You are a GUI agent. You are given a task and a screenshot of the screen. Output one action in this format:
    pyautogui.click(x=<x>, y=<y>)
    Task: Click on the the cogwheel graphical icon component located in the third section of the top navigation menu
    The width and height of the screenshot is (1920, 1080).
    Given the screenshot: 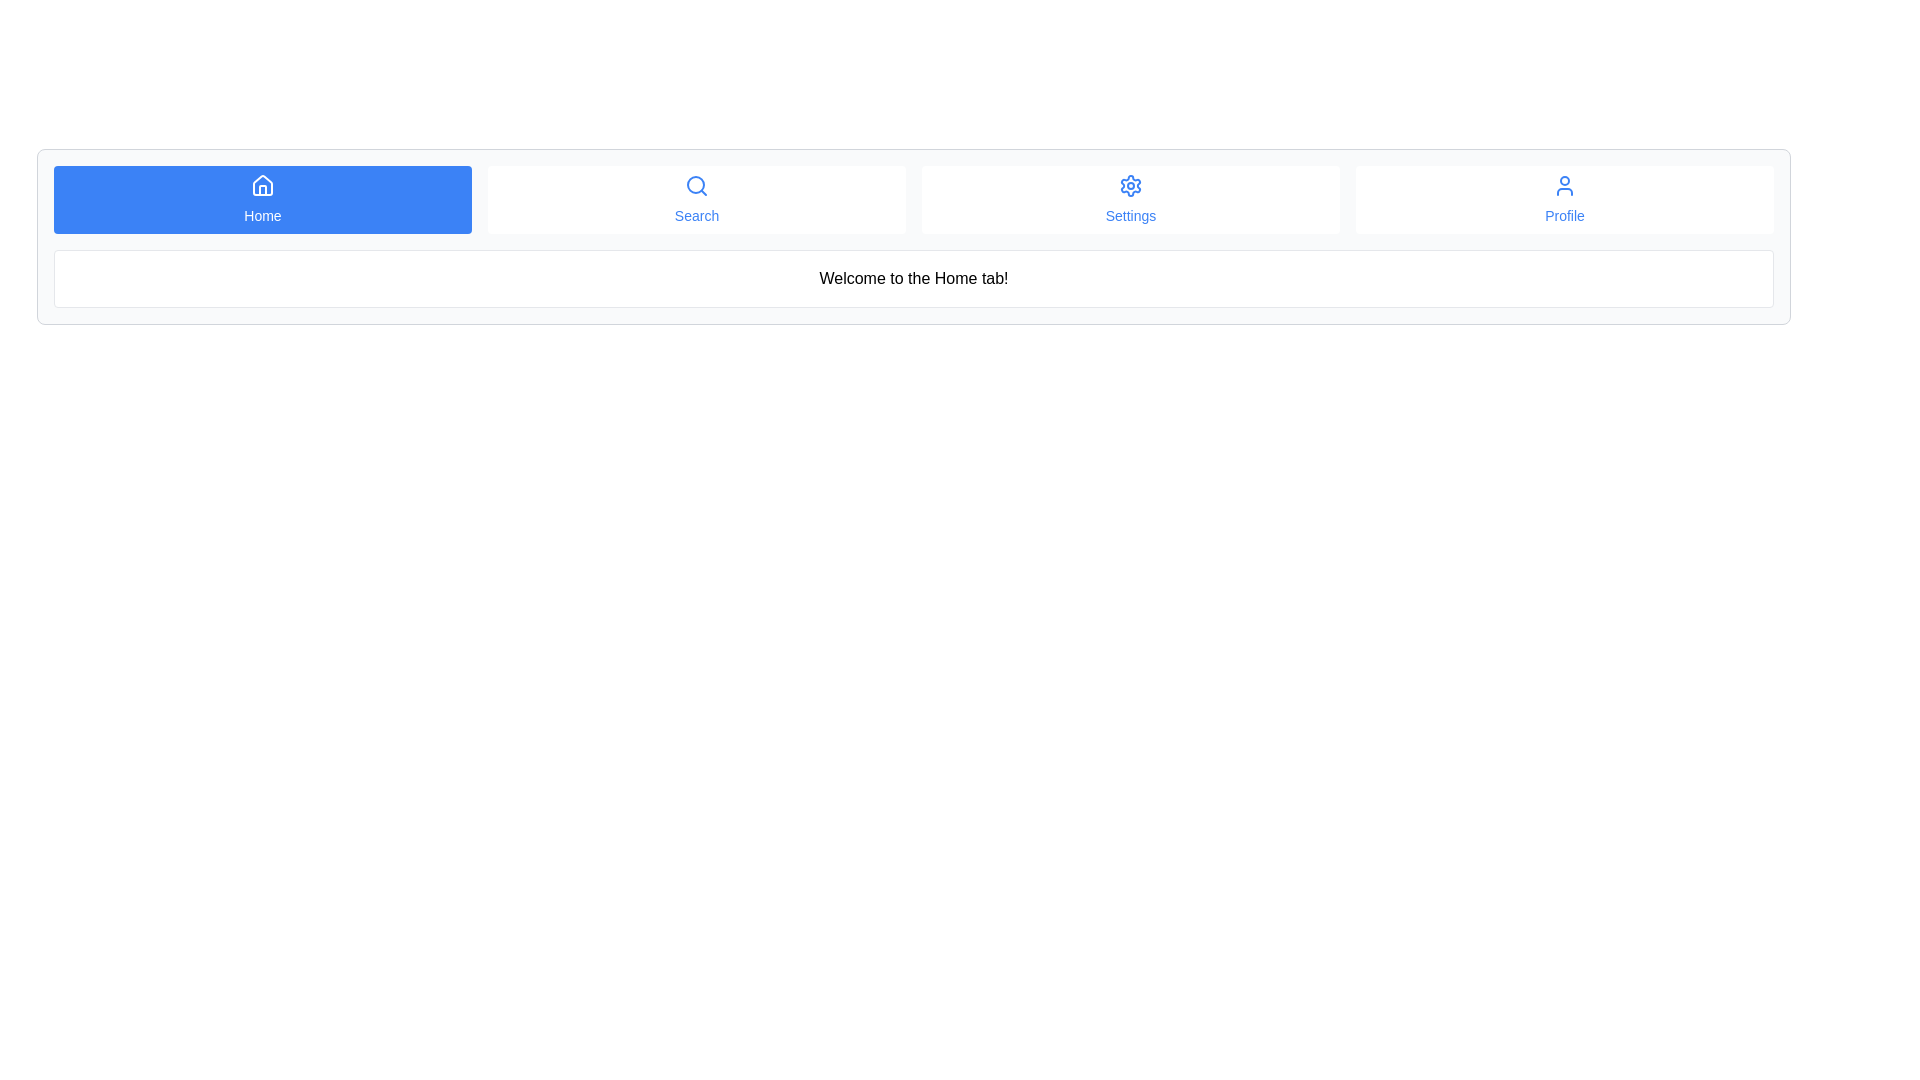 What is the action you would take?
    pyautogui.click(x=1131, y=185)
    